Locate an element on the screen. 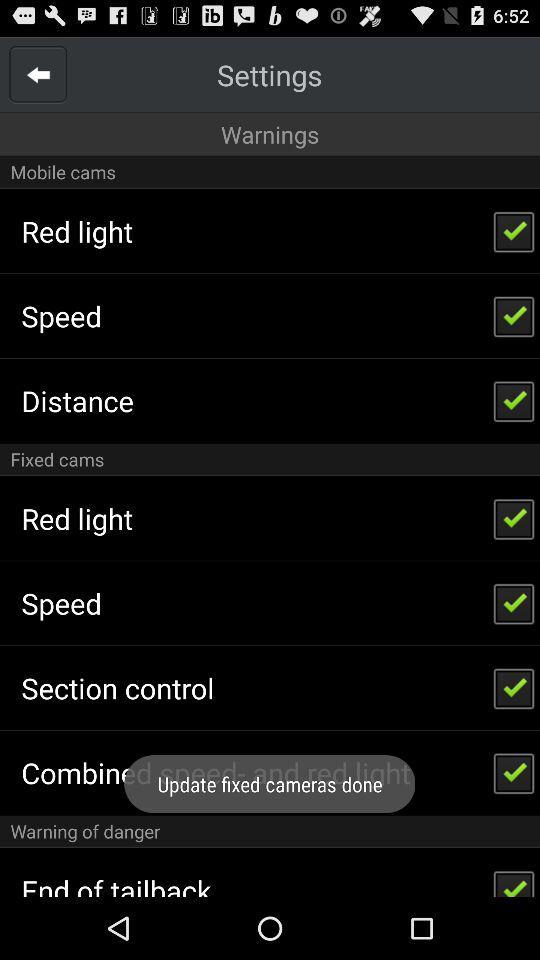 The image size is (540, 960). the button which is next to the speed is located at coordinates (514, 602).